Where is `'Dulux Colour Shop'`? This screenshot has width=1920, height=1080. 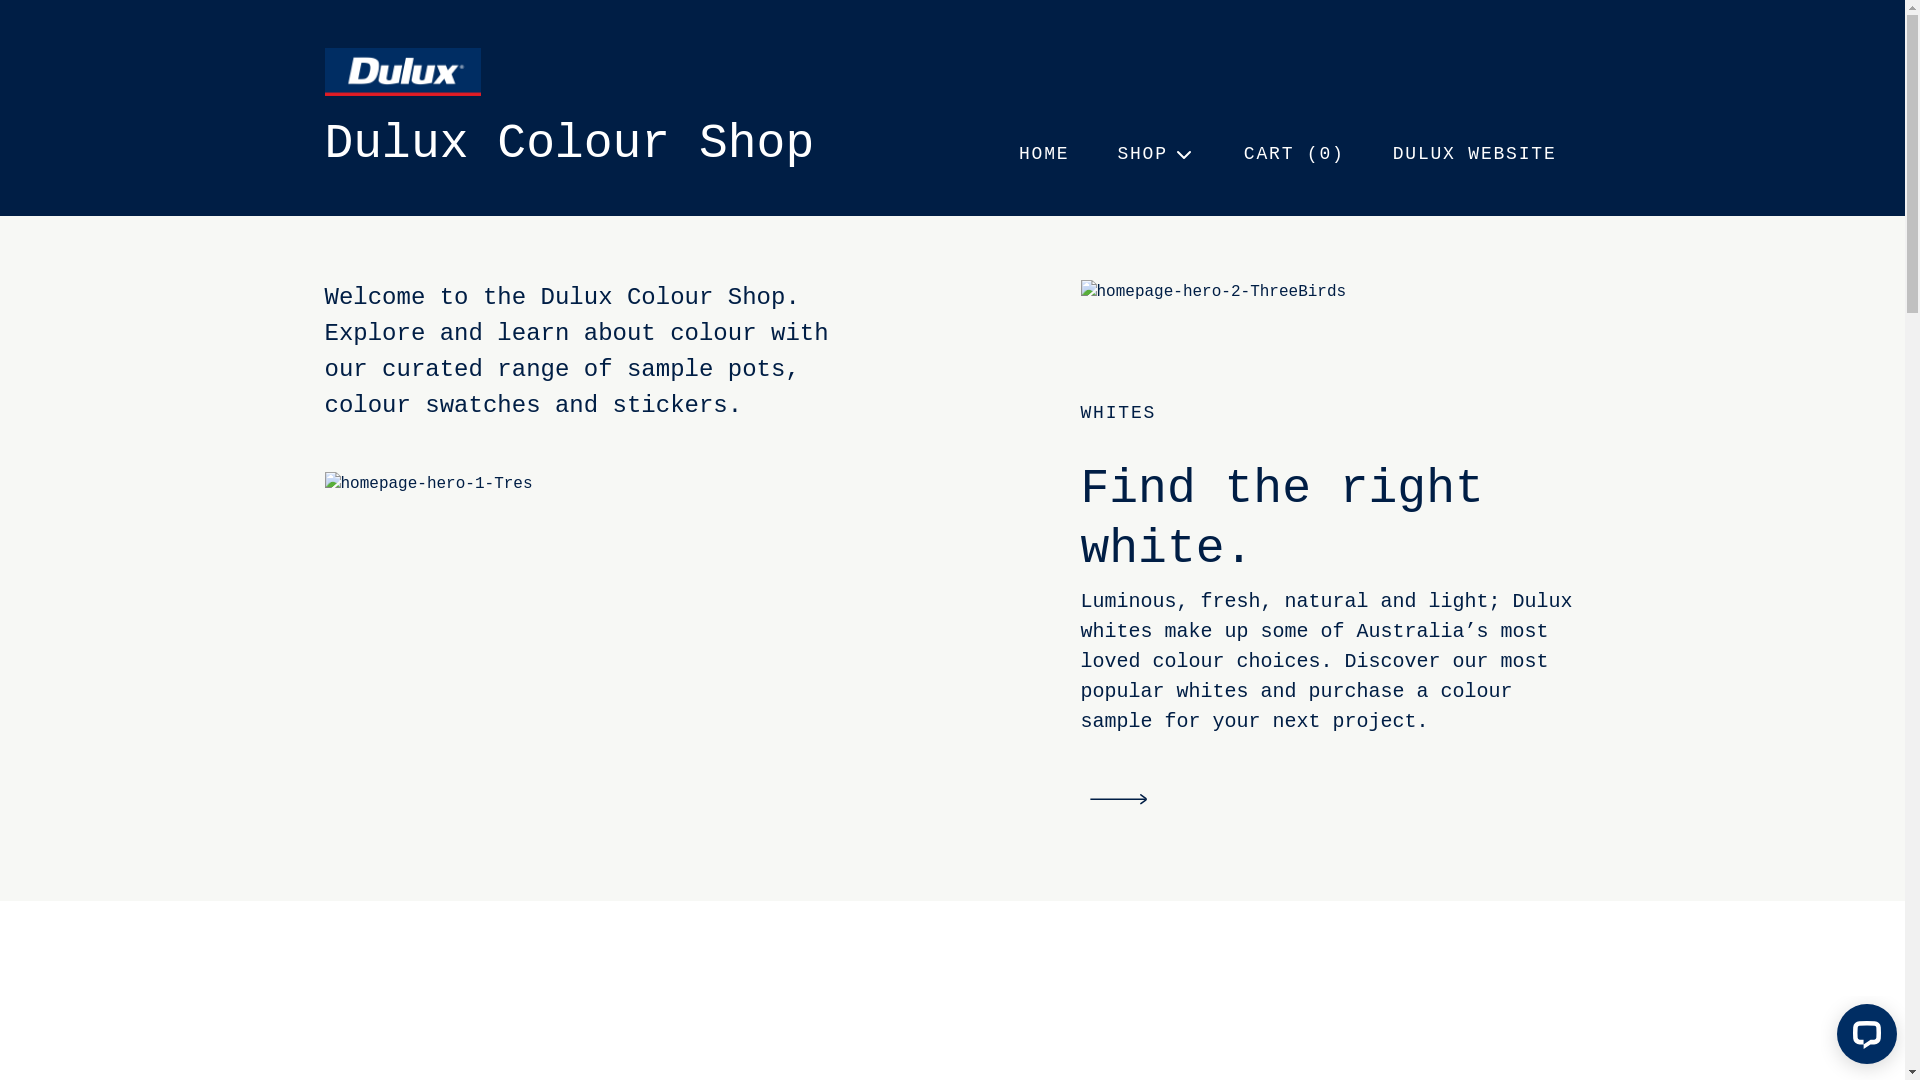
'Dulux Colour Shop' is located at coordinates (568, 142).